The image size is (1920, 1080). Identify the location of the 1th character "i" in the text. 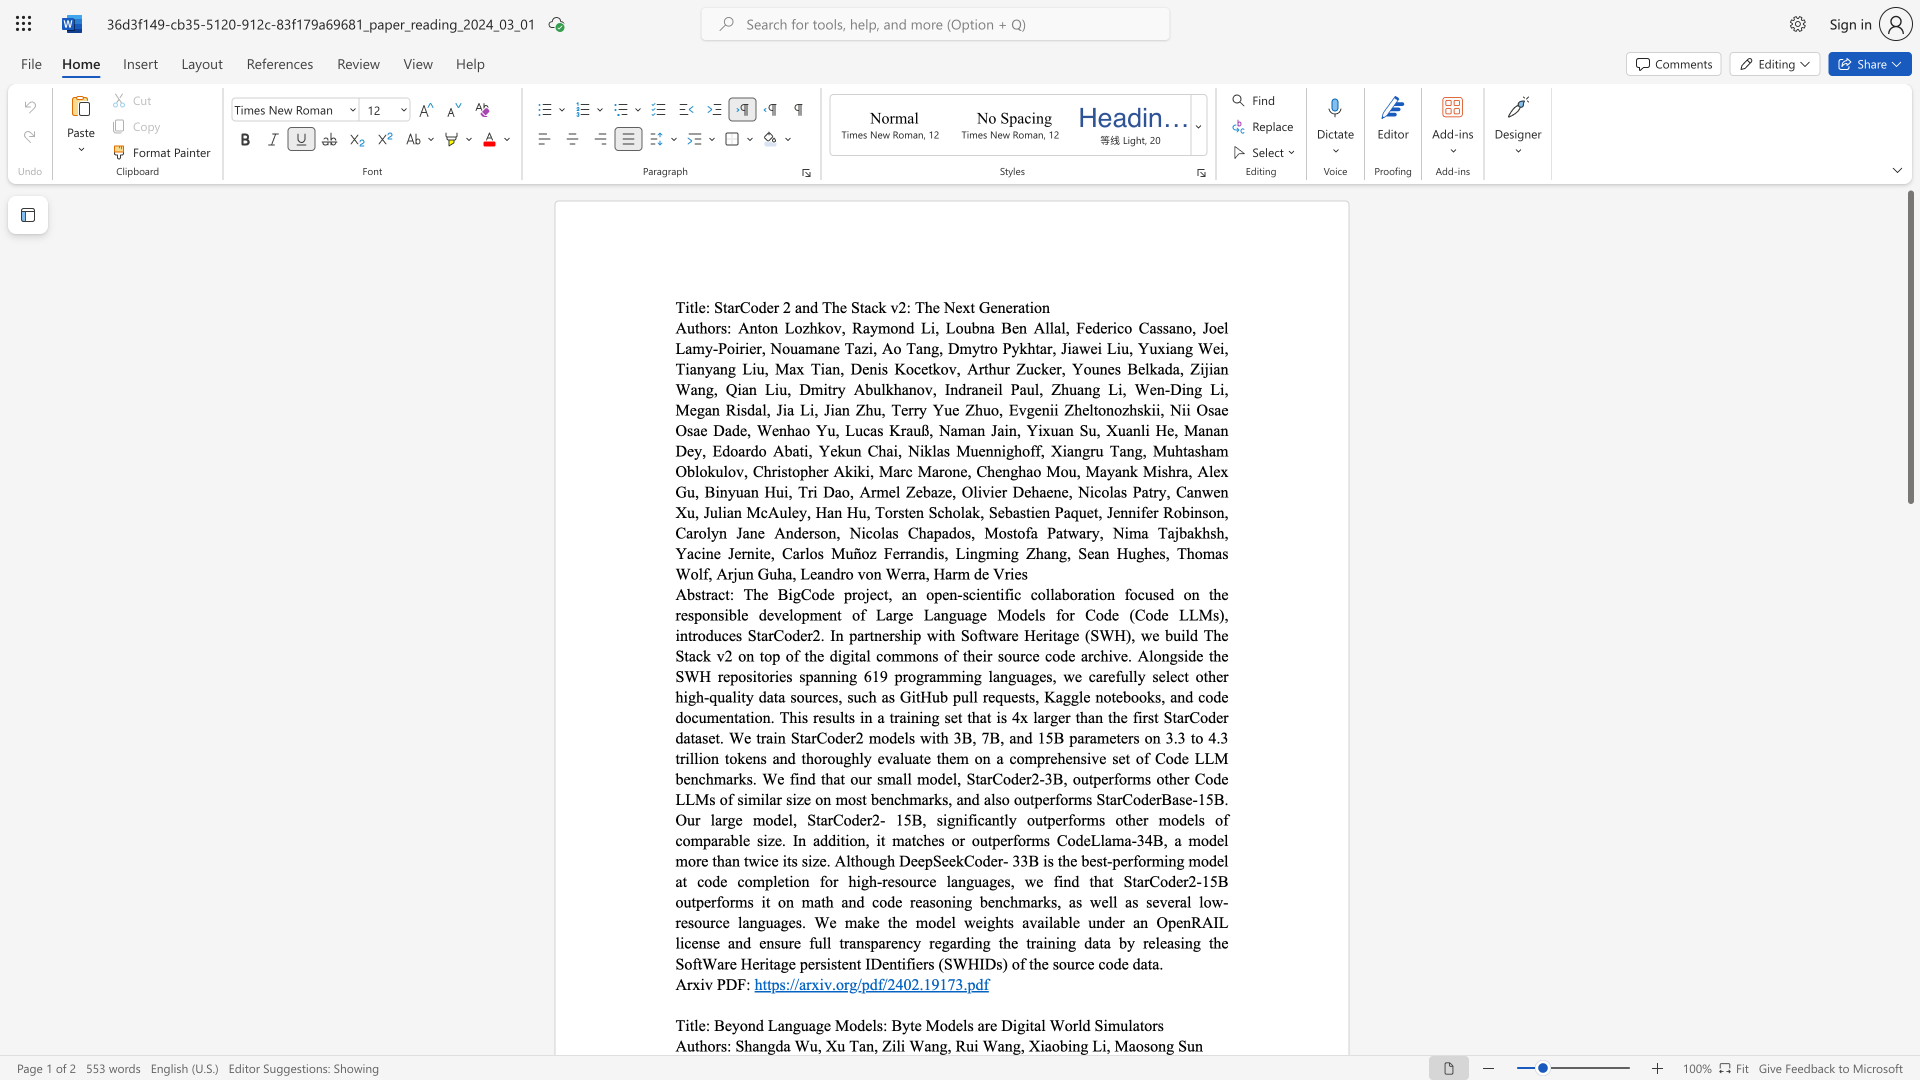
(893, 1044).